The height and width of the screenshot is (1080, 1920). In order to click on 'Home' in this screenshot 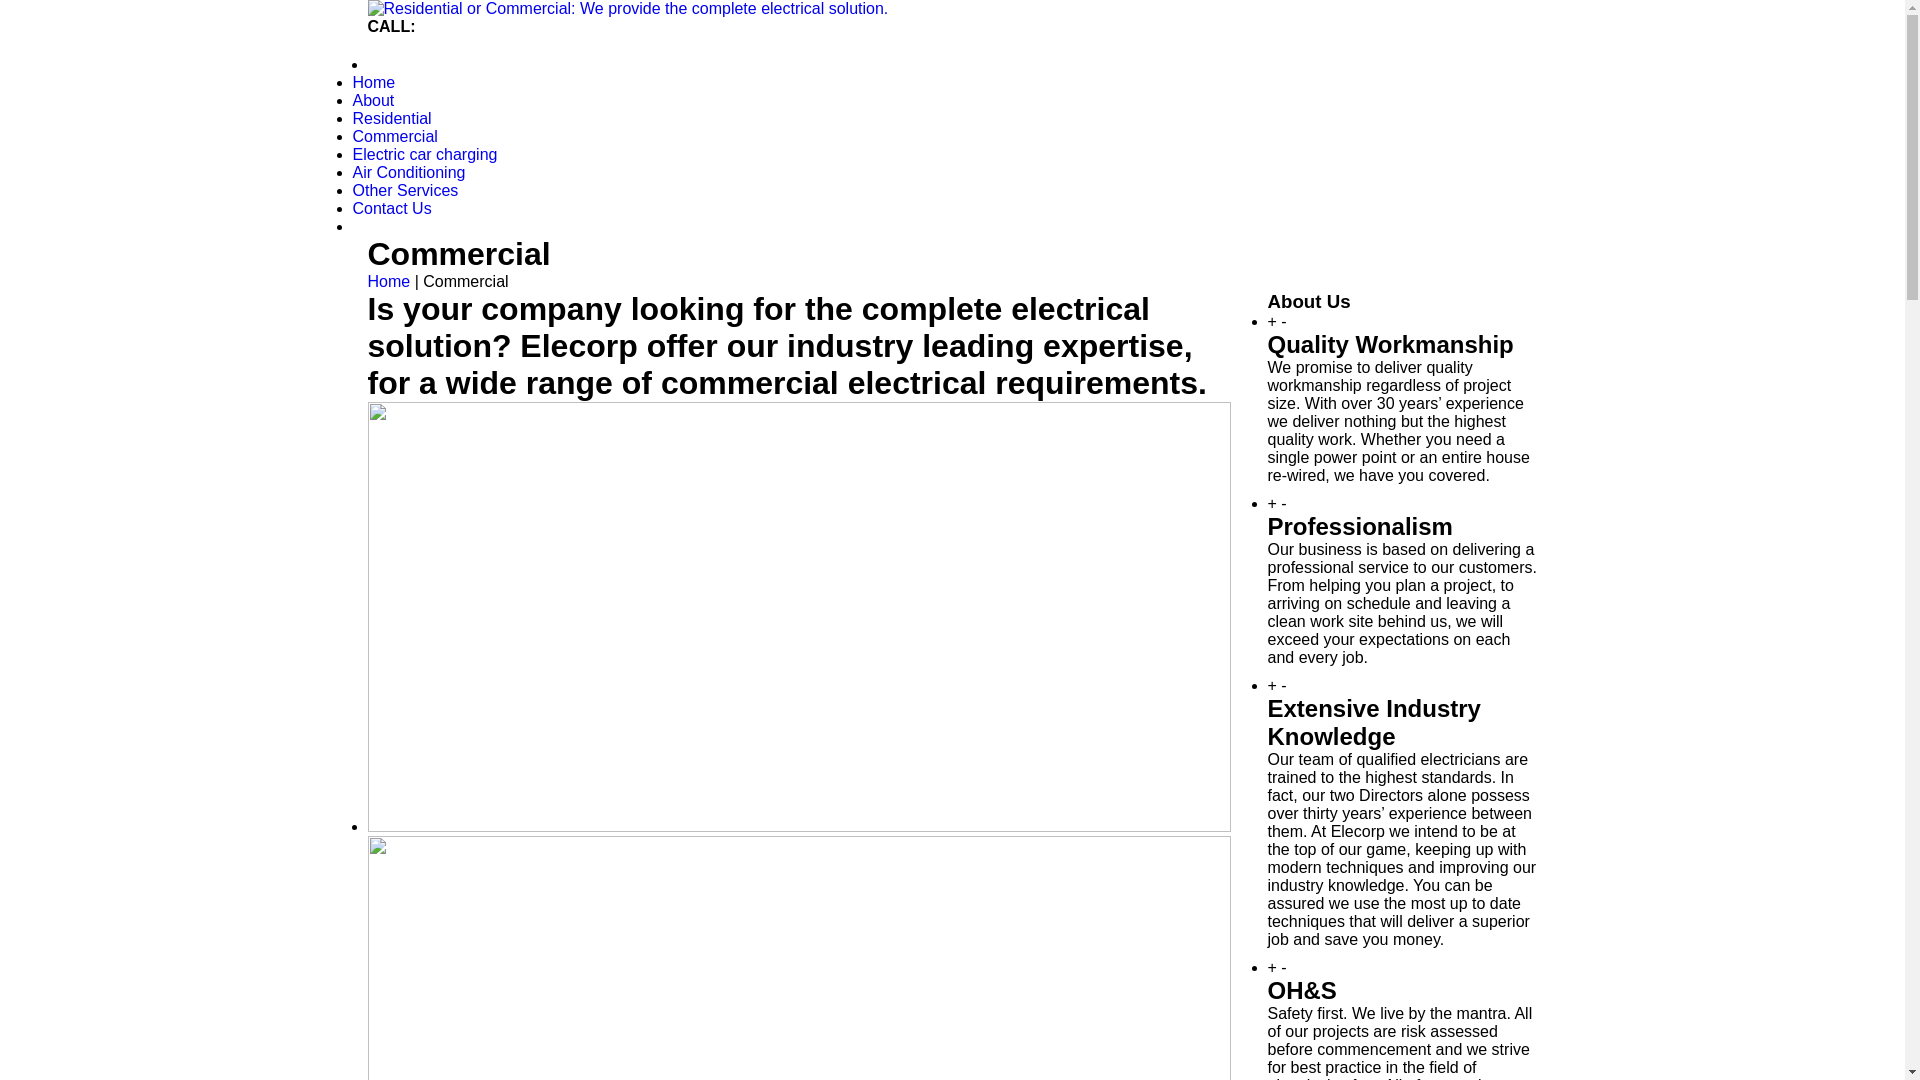, I will do `click(373, 81)`.